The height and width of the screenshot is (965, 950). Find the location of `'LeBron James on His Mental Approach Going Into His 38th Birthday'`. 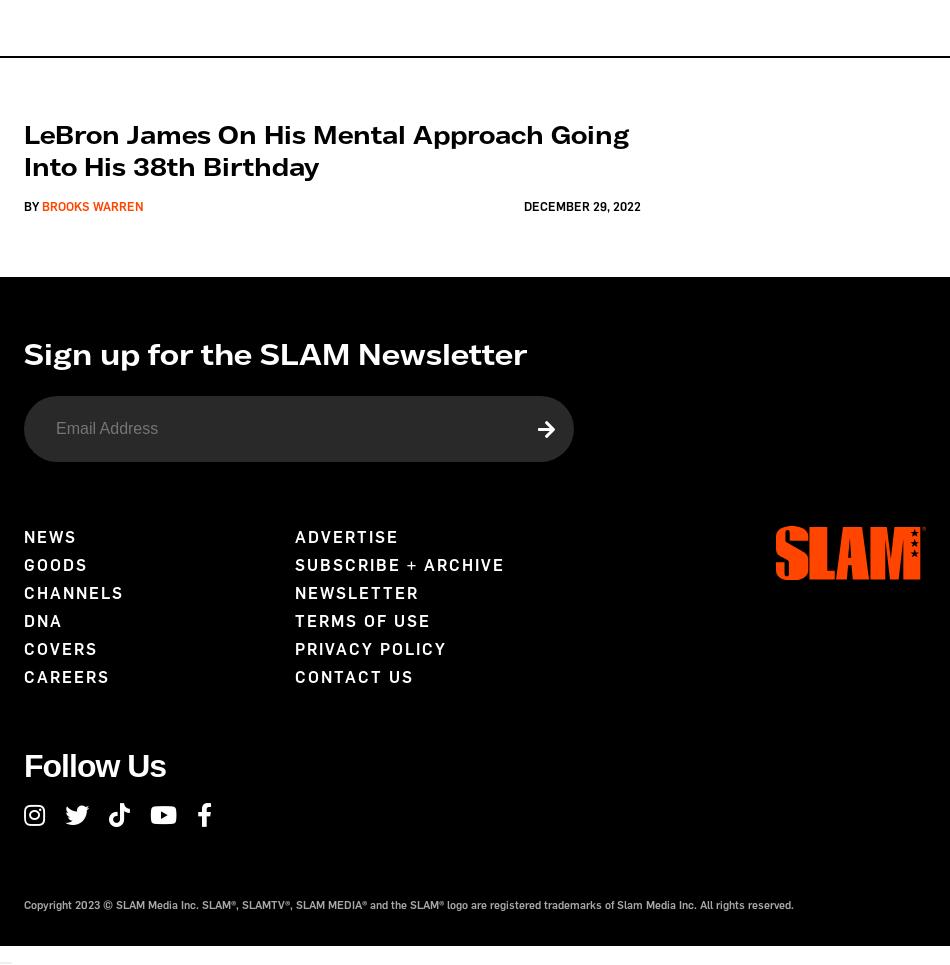

'LeBron James on His Mental Approach Going Into His 38th Birthday' is located at coordinates (325, 151).